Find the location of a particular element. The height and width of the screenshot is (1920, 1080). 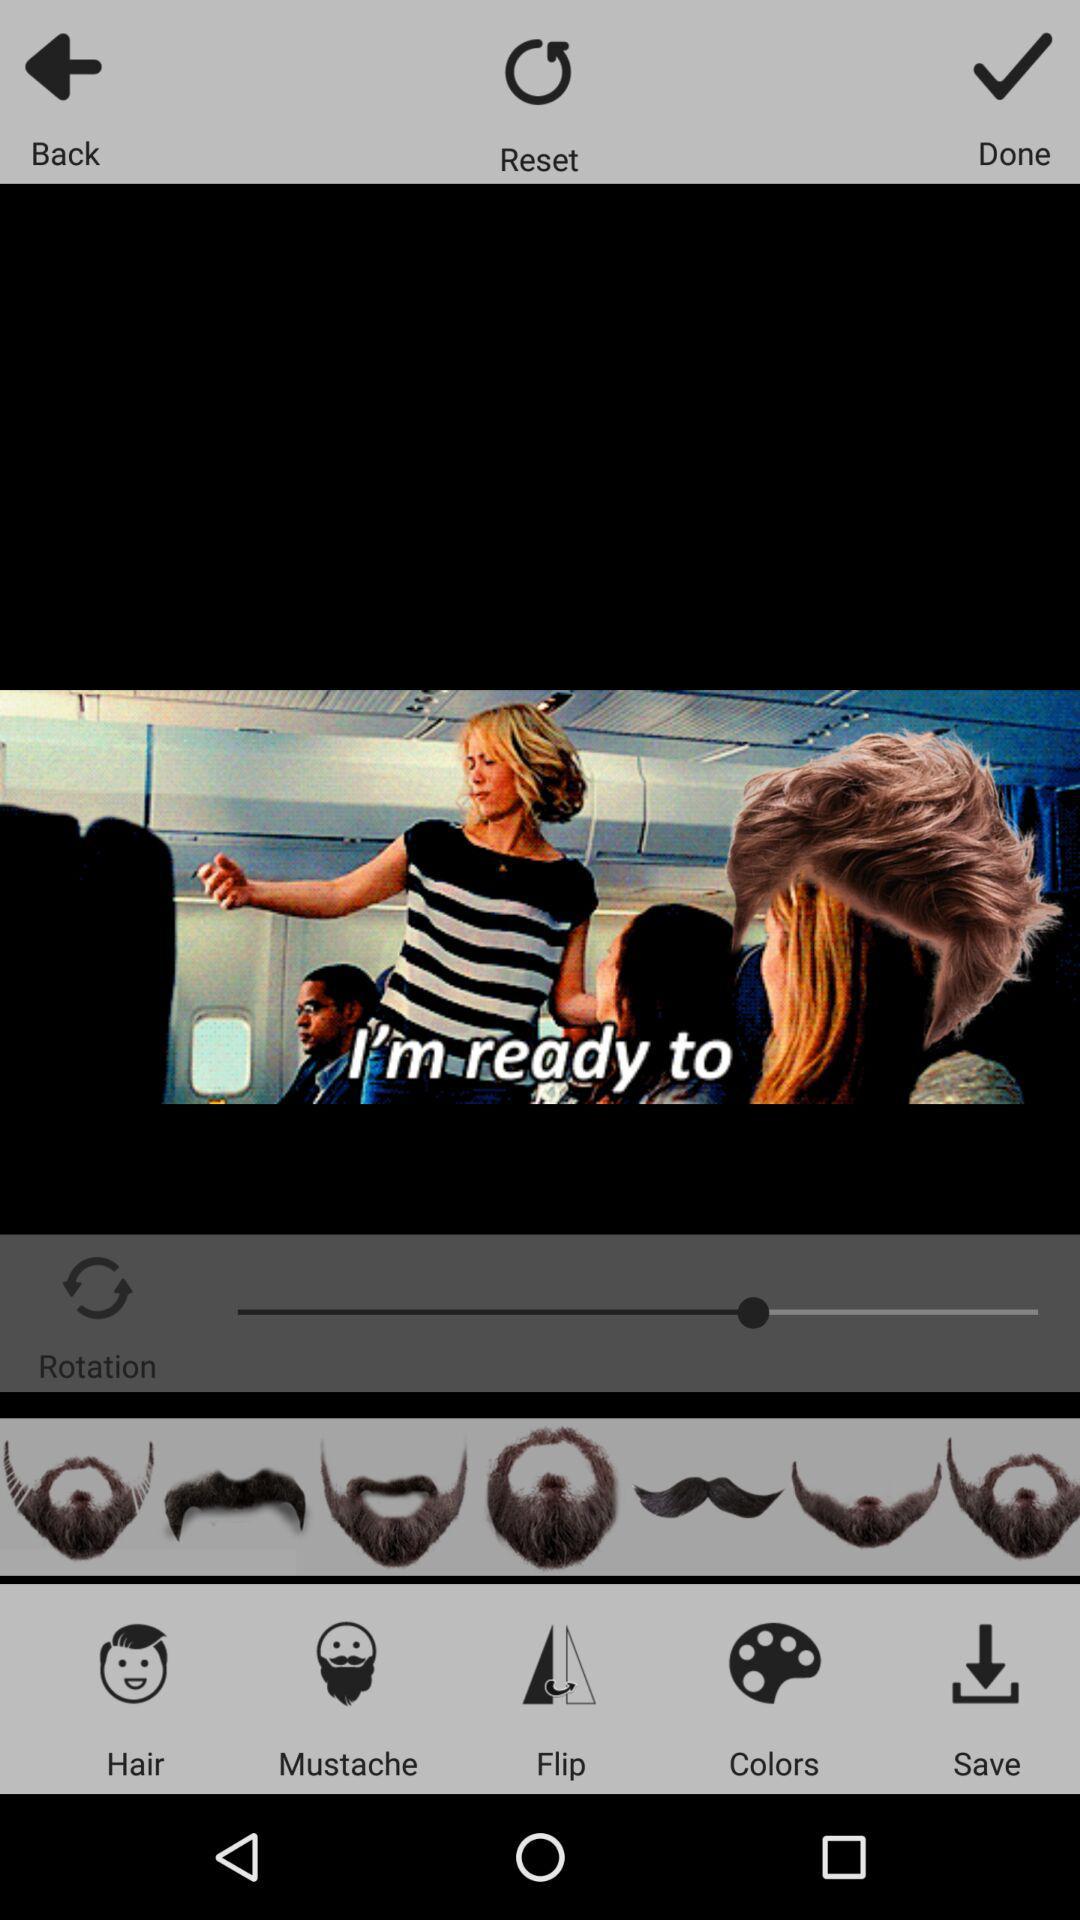

mustache icon is located at coordinates (346, 1662).